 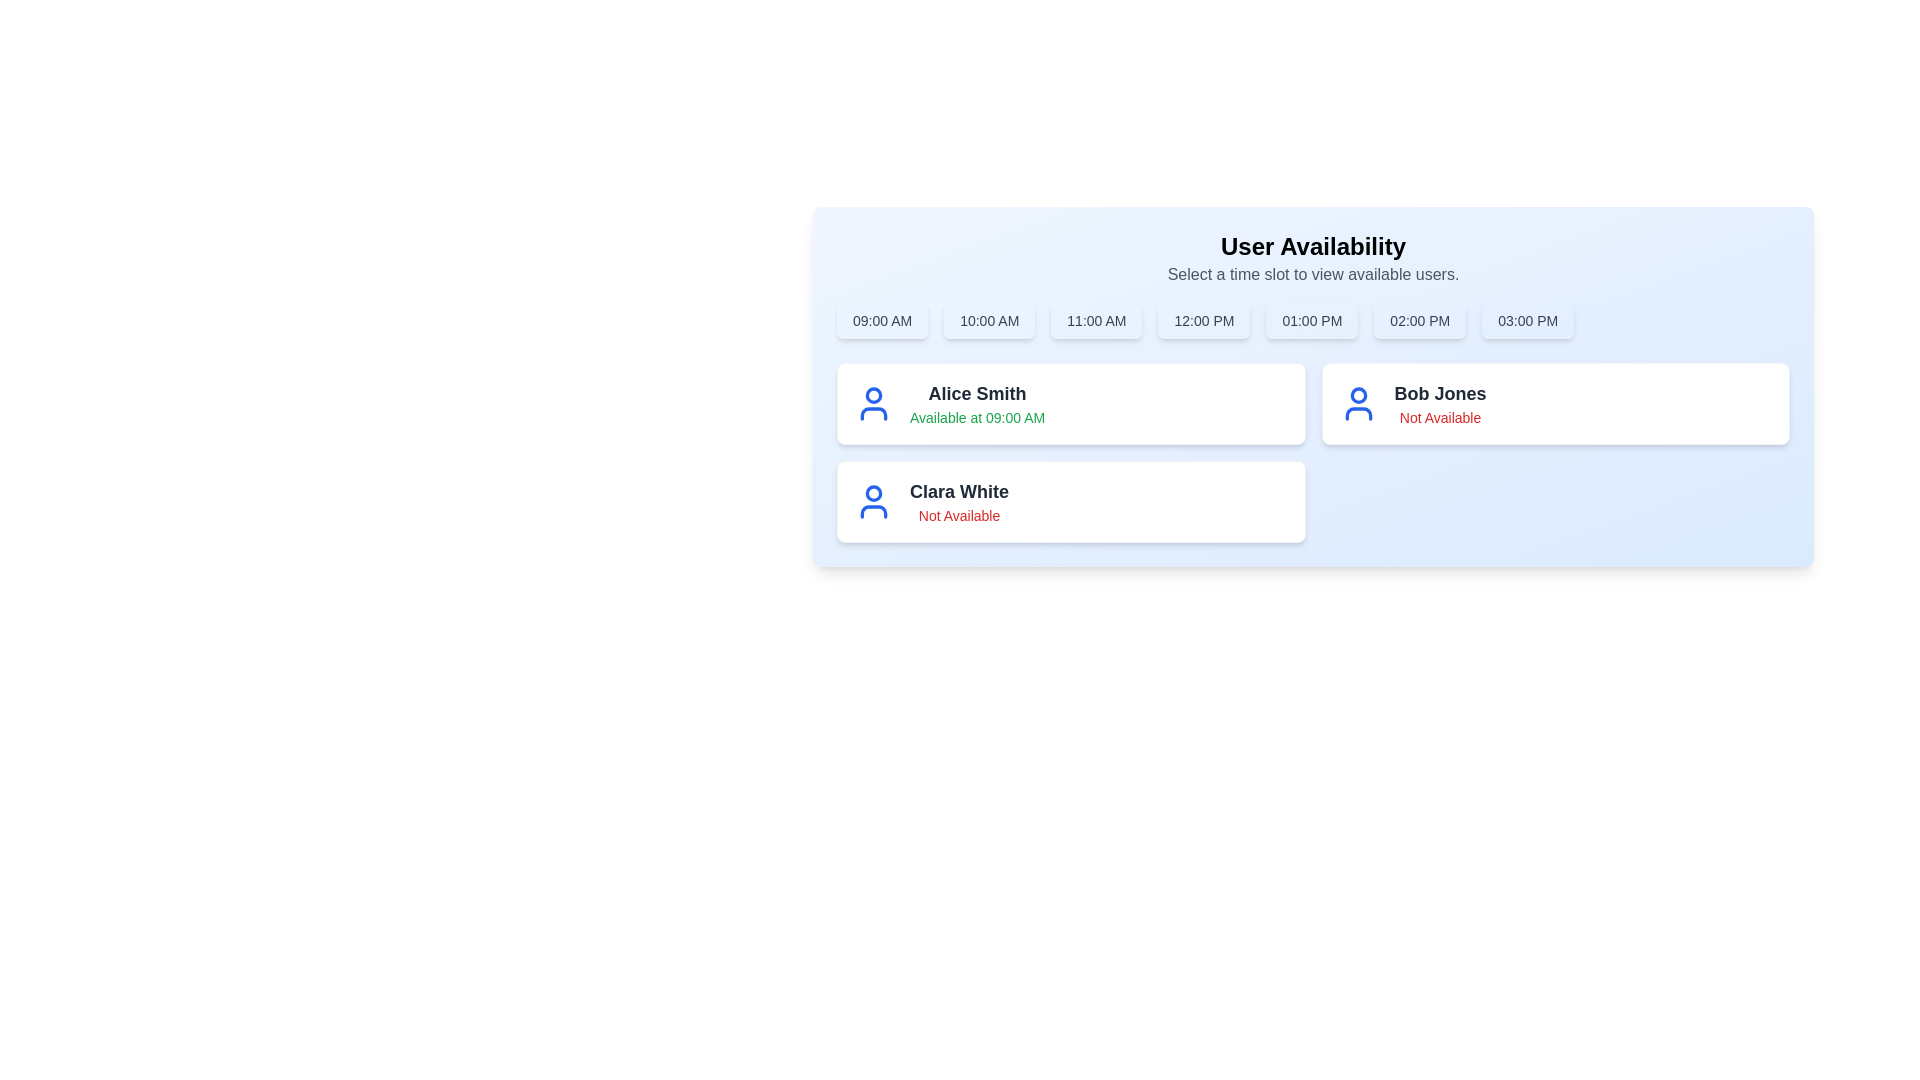 What do you see at coordinates (1526, 319) in the screenshot?
I see `the last button in the horizontal row of time selection buttons` at bounding box center [1526, 319].